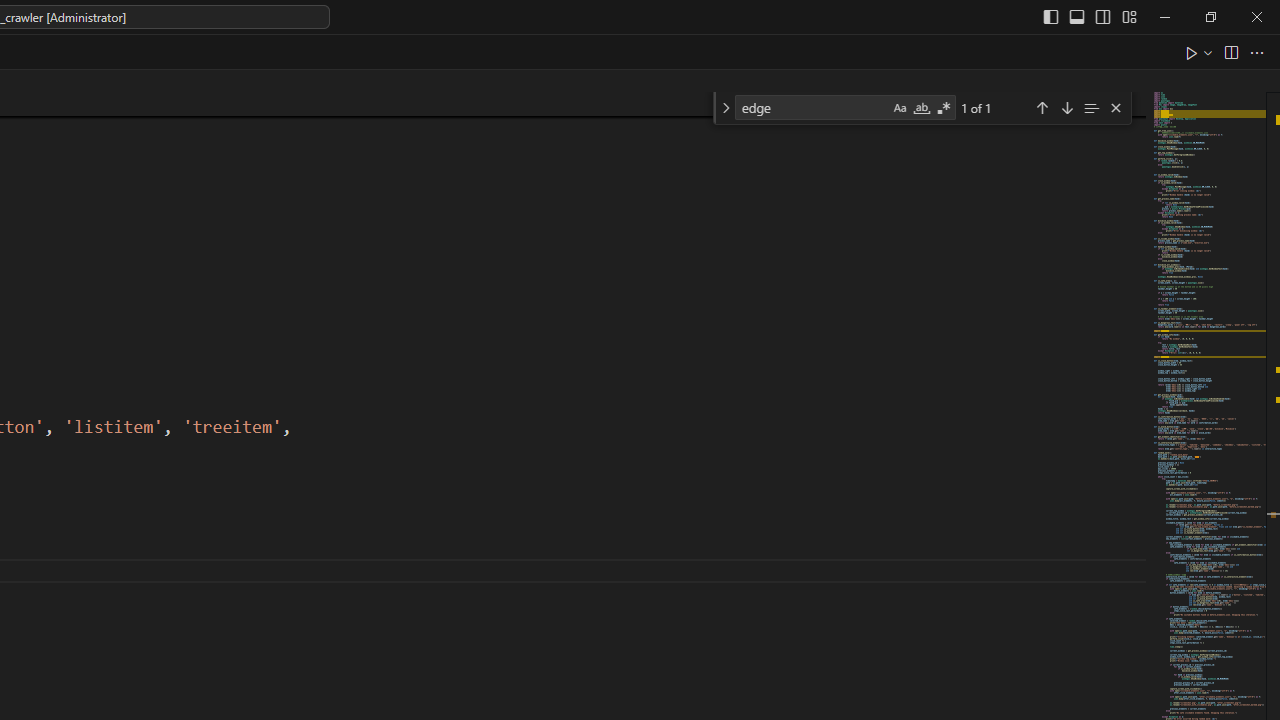 The height and width of the screenshot is (720, 1280). I want to click on 'Use Regular Expression (Alt+R)', so click(943, 108).